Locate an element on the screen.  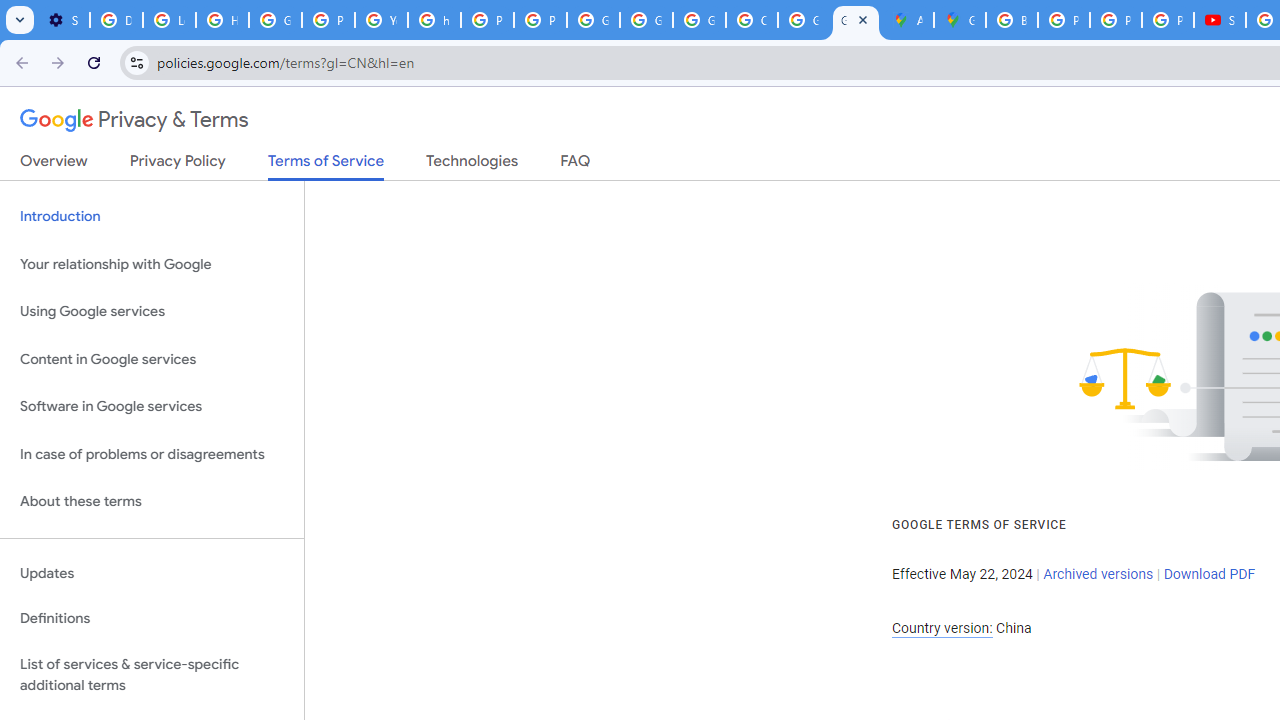
'Archived versions' is located at coordinates (1097, 574).